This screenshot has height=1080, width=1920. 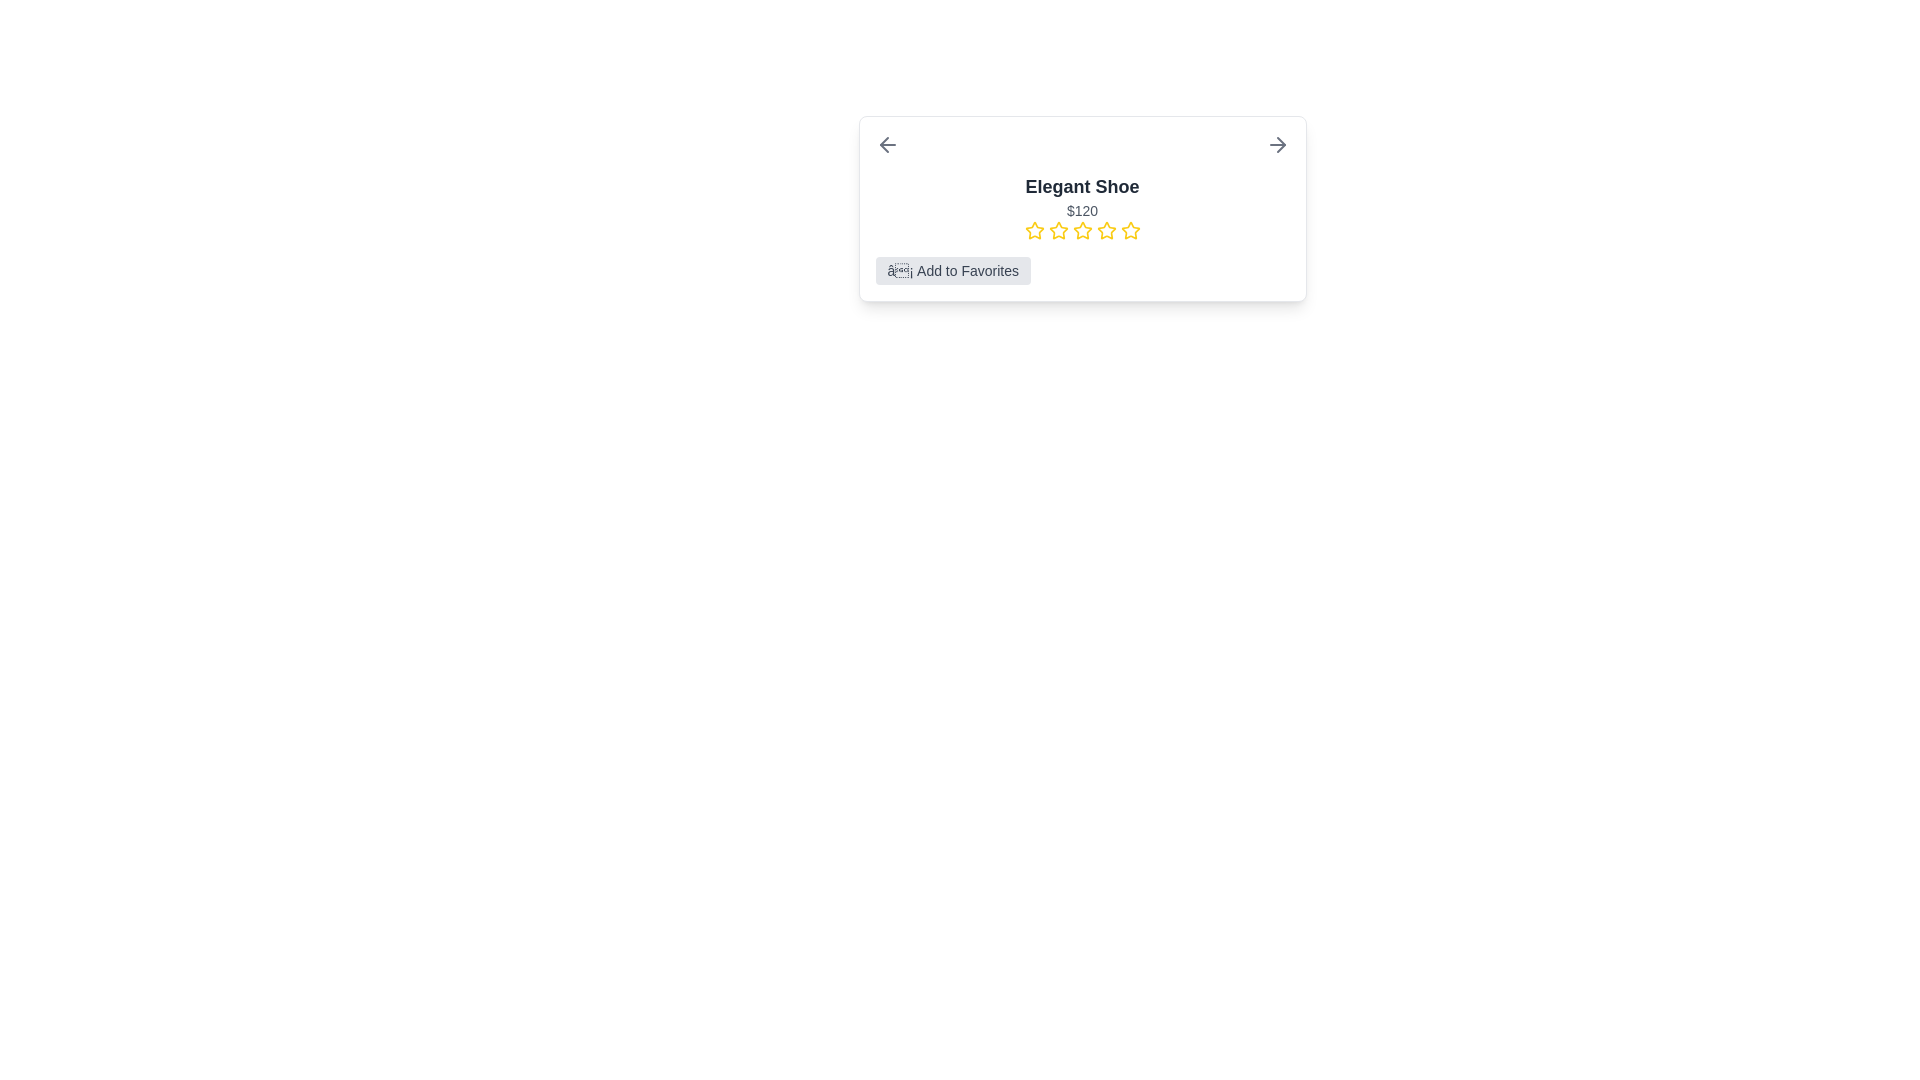 I want to click on the right-pointing arrow button in the header section of the card UI component, so click(x=1276, y=144).